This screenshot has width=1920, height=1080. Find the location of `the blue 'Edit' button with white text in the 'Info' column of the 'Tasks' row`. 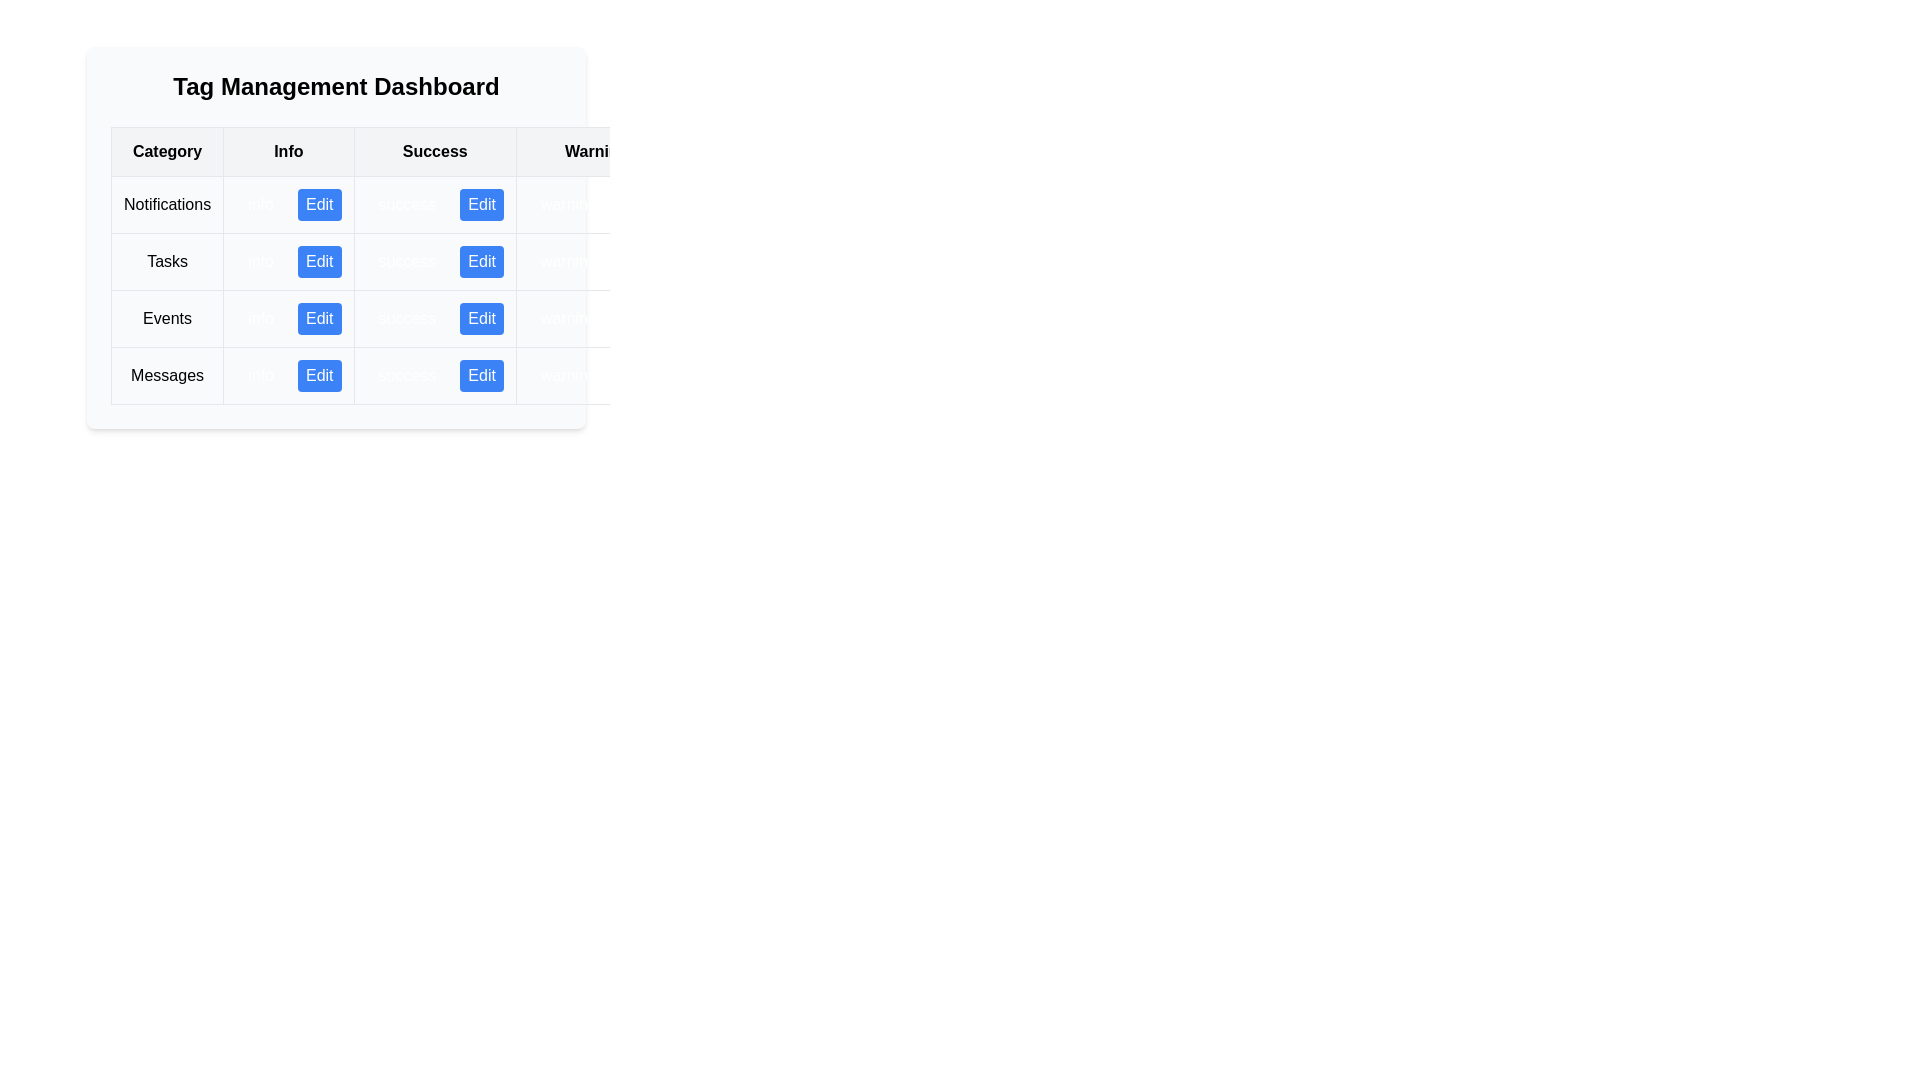

the blue 'Edit' button with white text in the 'Info' column of the 'Tasks' row is located at coordinates (318, 261).